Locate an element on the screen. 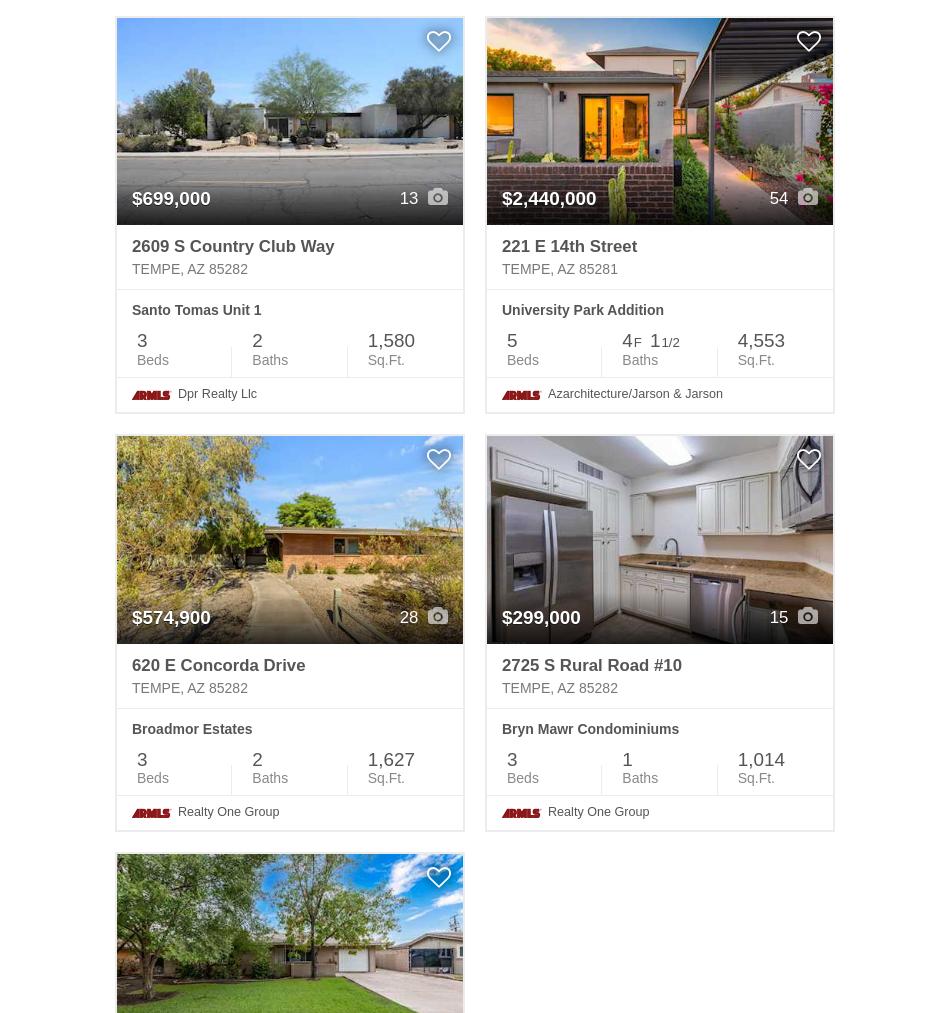 The width and height of the screenshot is (950, 1013). '5' is located at coordinates (511, 340).